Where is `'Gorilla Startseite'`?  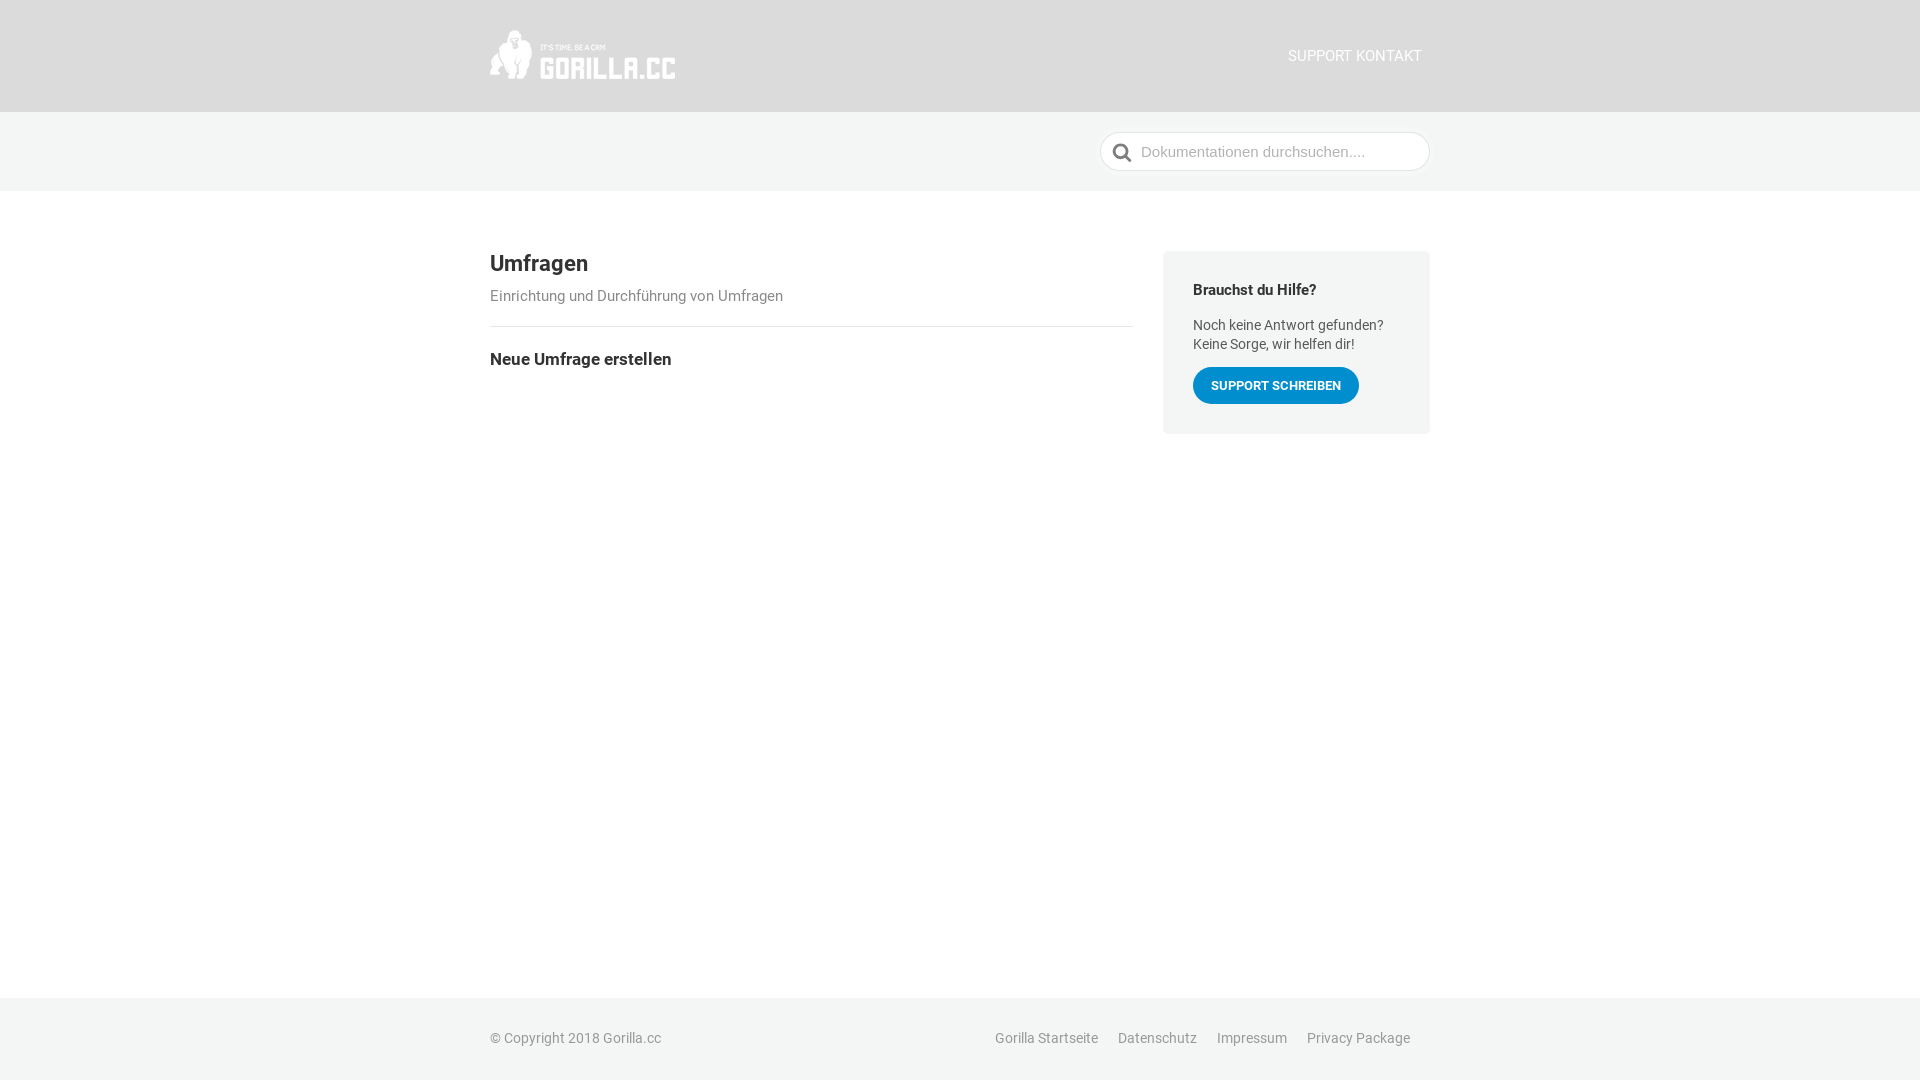
'Gorilla Startseite' is located at coordinates (1045, 1036).